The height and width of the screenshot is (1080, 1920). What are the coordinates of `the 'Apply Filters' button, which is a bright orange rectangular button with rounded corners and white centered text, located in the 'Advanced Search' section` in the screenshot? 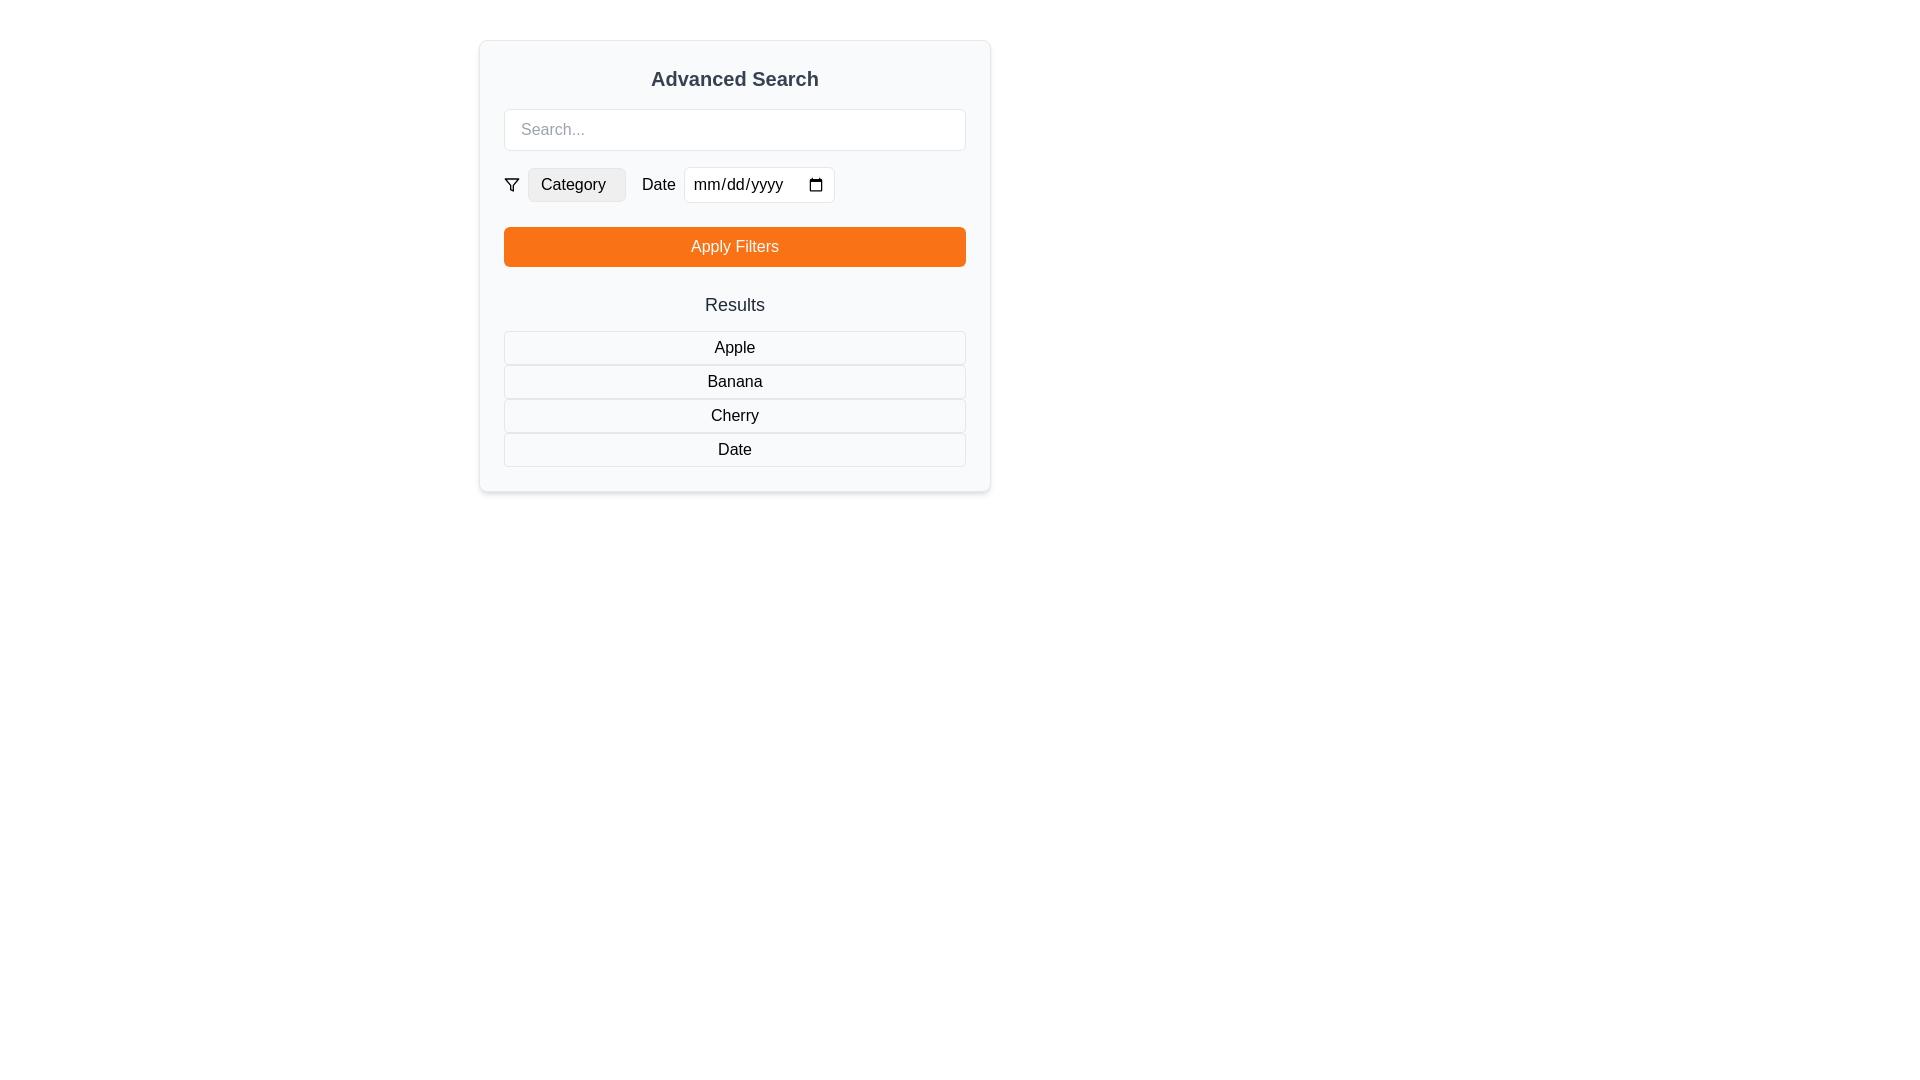 It's located at (733, 245).